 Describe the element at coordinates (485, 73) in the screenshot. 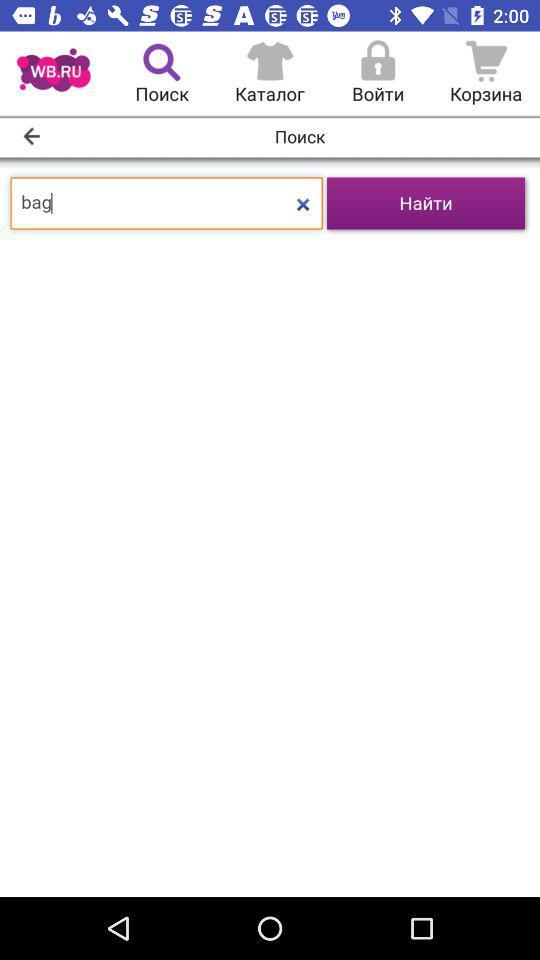

I see `the cart icon` at that location.